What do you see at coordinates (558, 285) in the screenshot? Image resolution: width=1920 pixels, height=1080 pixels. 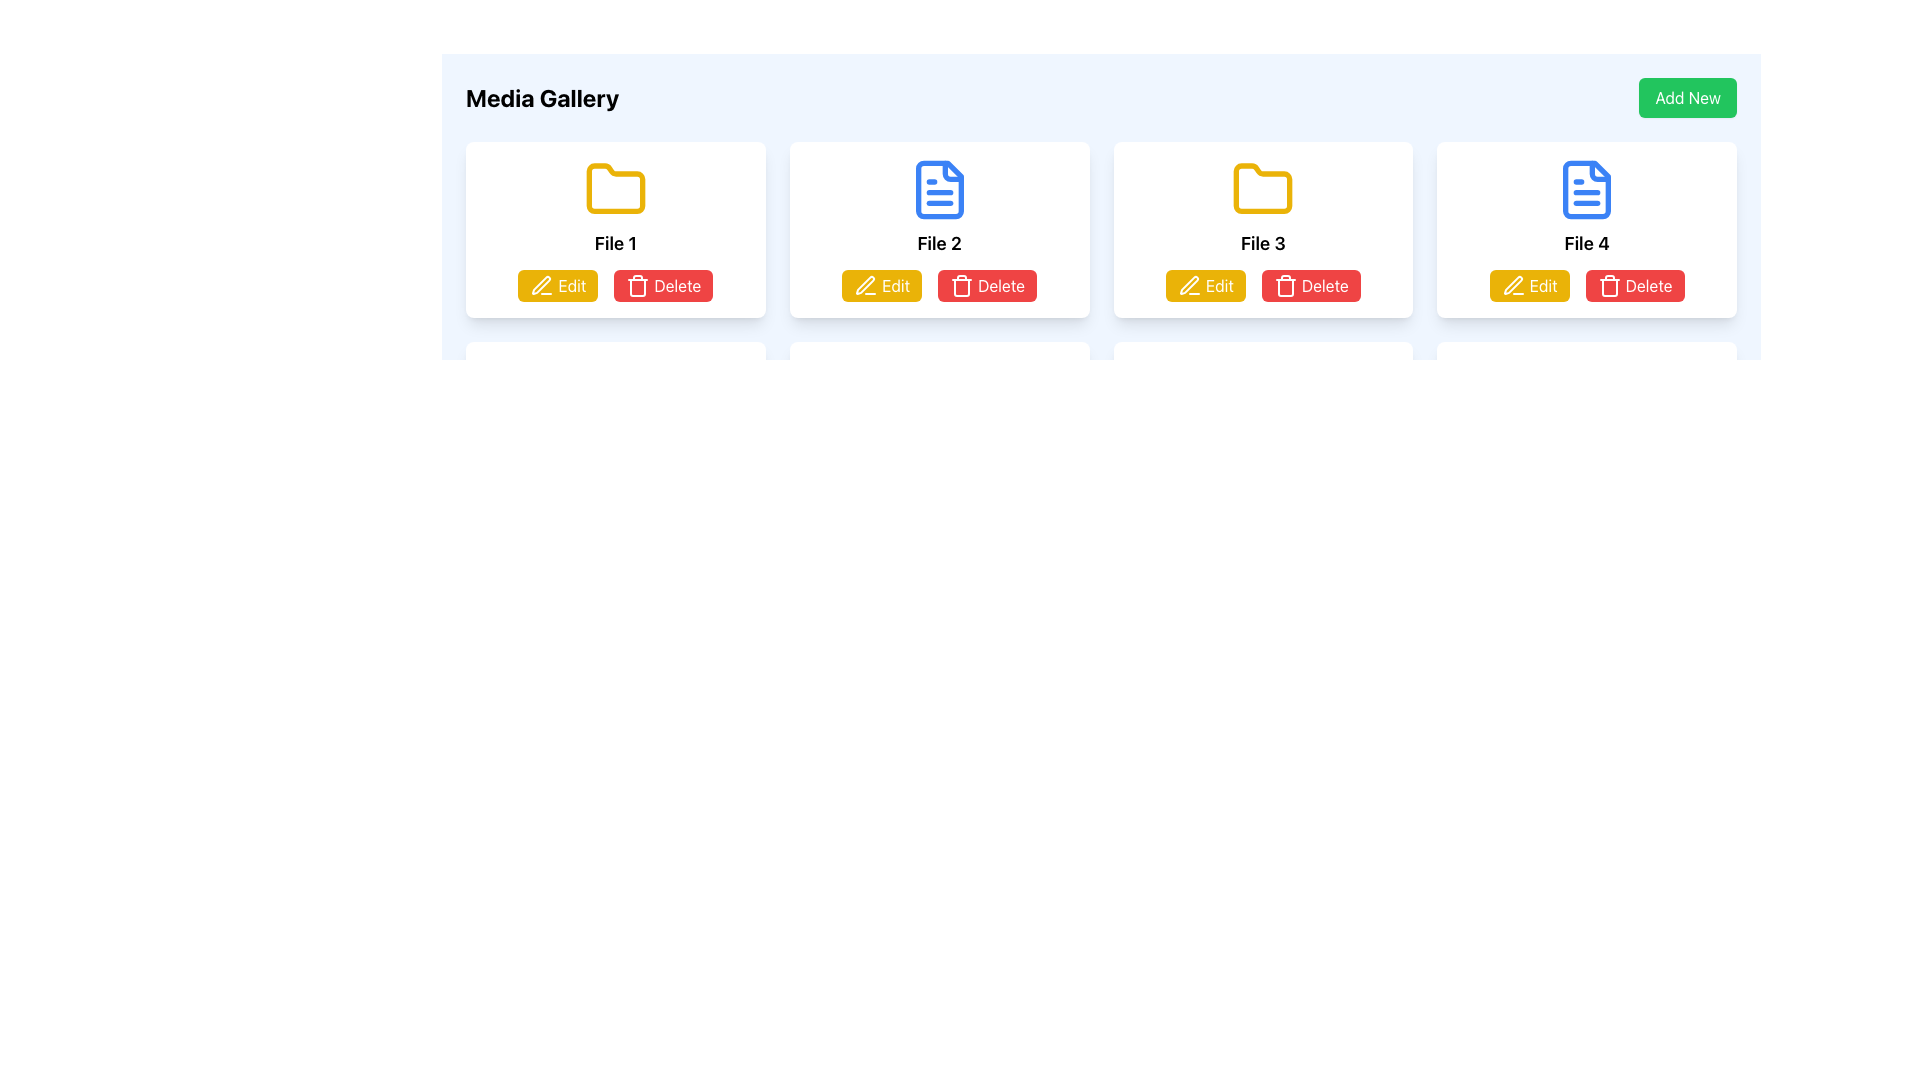 I see `the yellow 'Edit' button with rounded corners located under the 'File 1' card in the 'Media Gallery'` at bounding box center [558, 285].